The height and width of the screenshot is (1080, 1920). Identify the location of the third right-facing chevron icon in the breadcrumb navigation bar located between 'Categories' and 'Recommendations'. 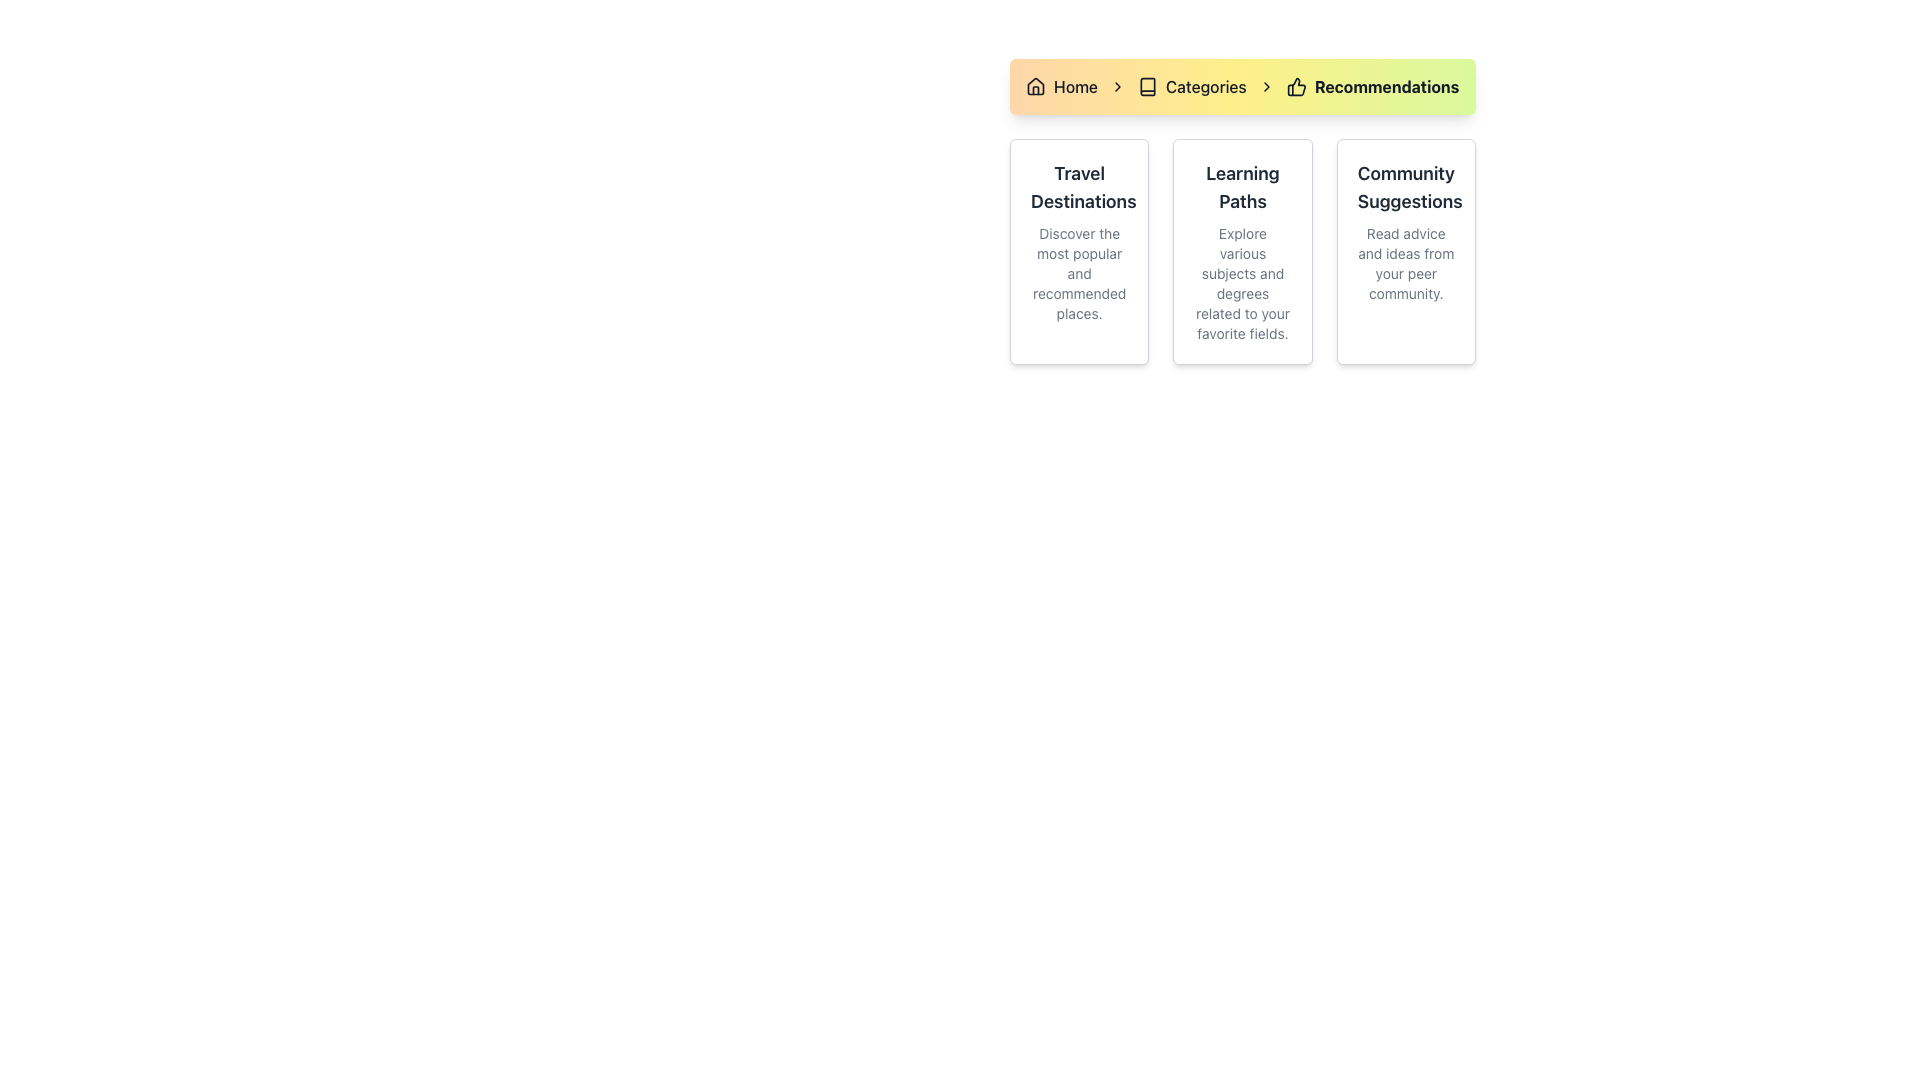
(1265, 86).